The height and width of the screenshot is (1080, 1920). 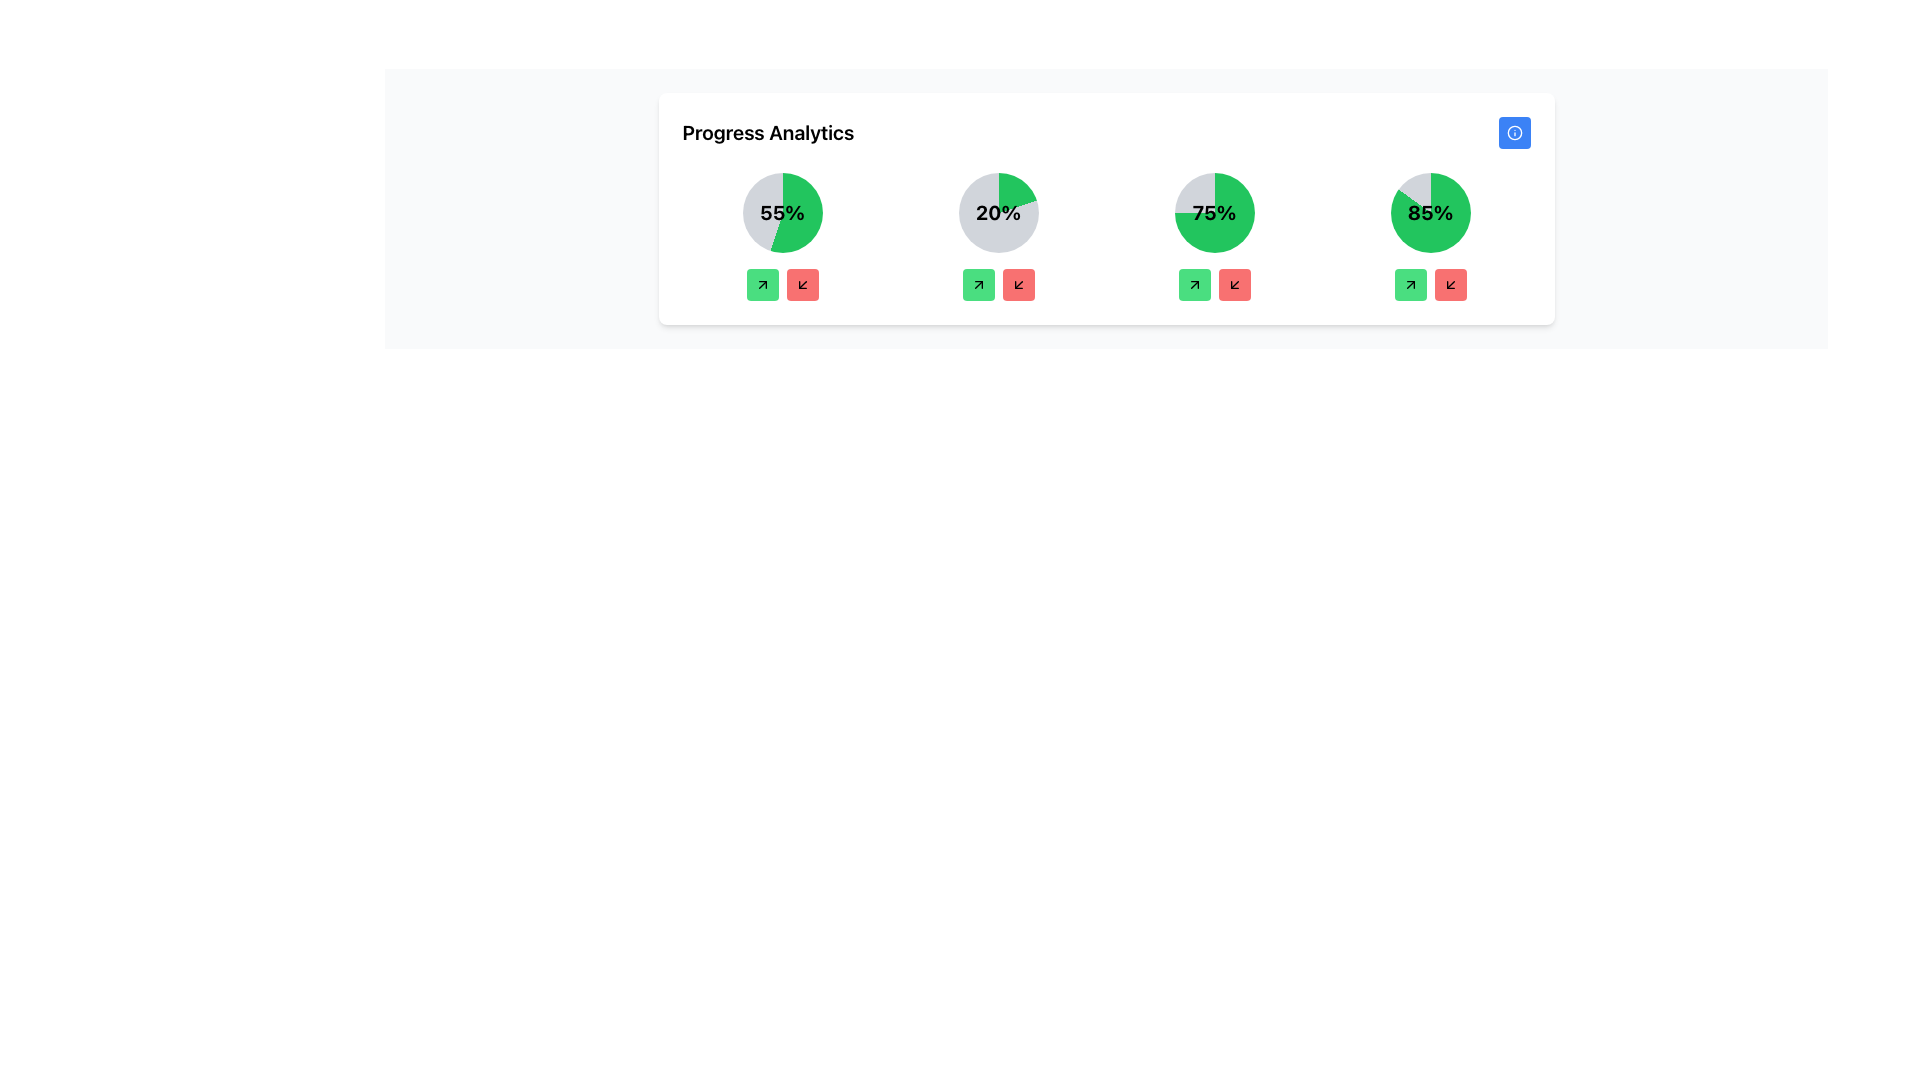 What do you see at coordinates (761, 285) in the screenshot?
I see `the green arrow icon with rounded corners located below the progress chart labeled '55%' in the 'Progress Analytics' card` at bounding box center [761, 285].